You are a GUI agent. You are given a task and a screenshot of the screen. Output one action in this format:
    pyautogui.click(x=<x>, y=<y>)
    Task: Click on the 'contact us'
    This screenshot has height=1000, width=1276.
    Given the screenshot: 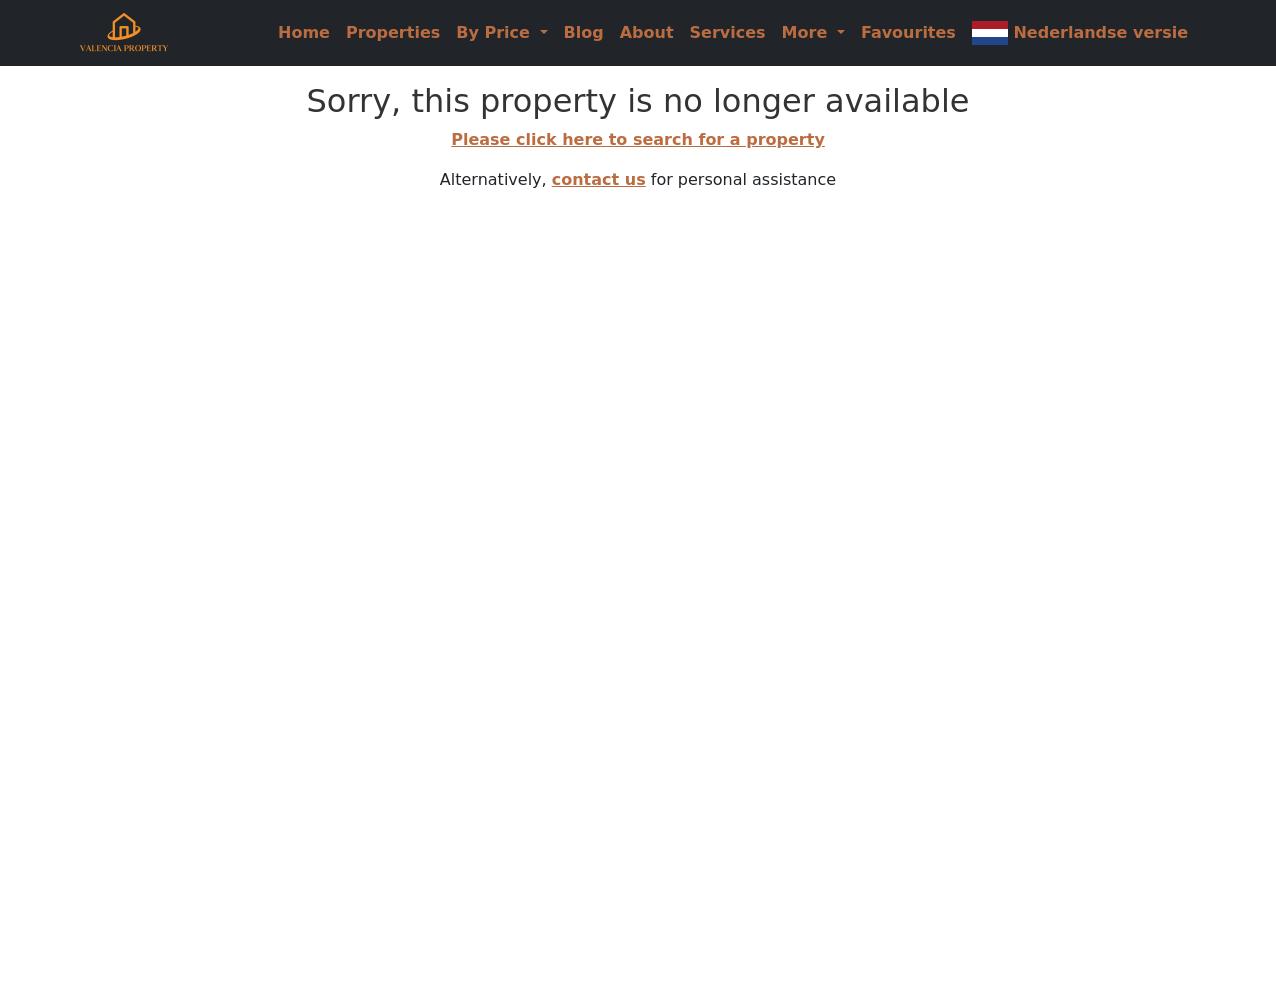 What is the action you would take?
    pyautogui.click(x=597, y=179)
    